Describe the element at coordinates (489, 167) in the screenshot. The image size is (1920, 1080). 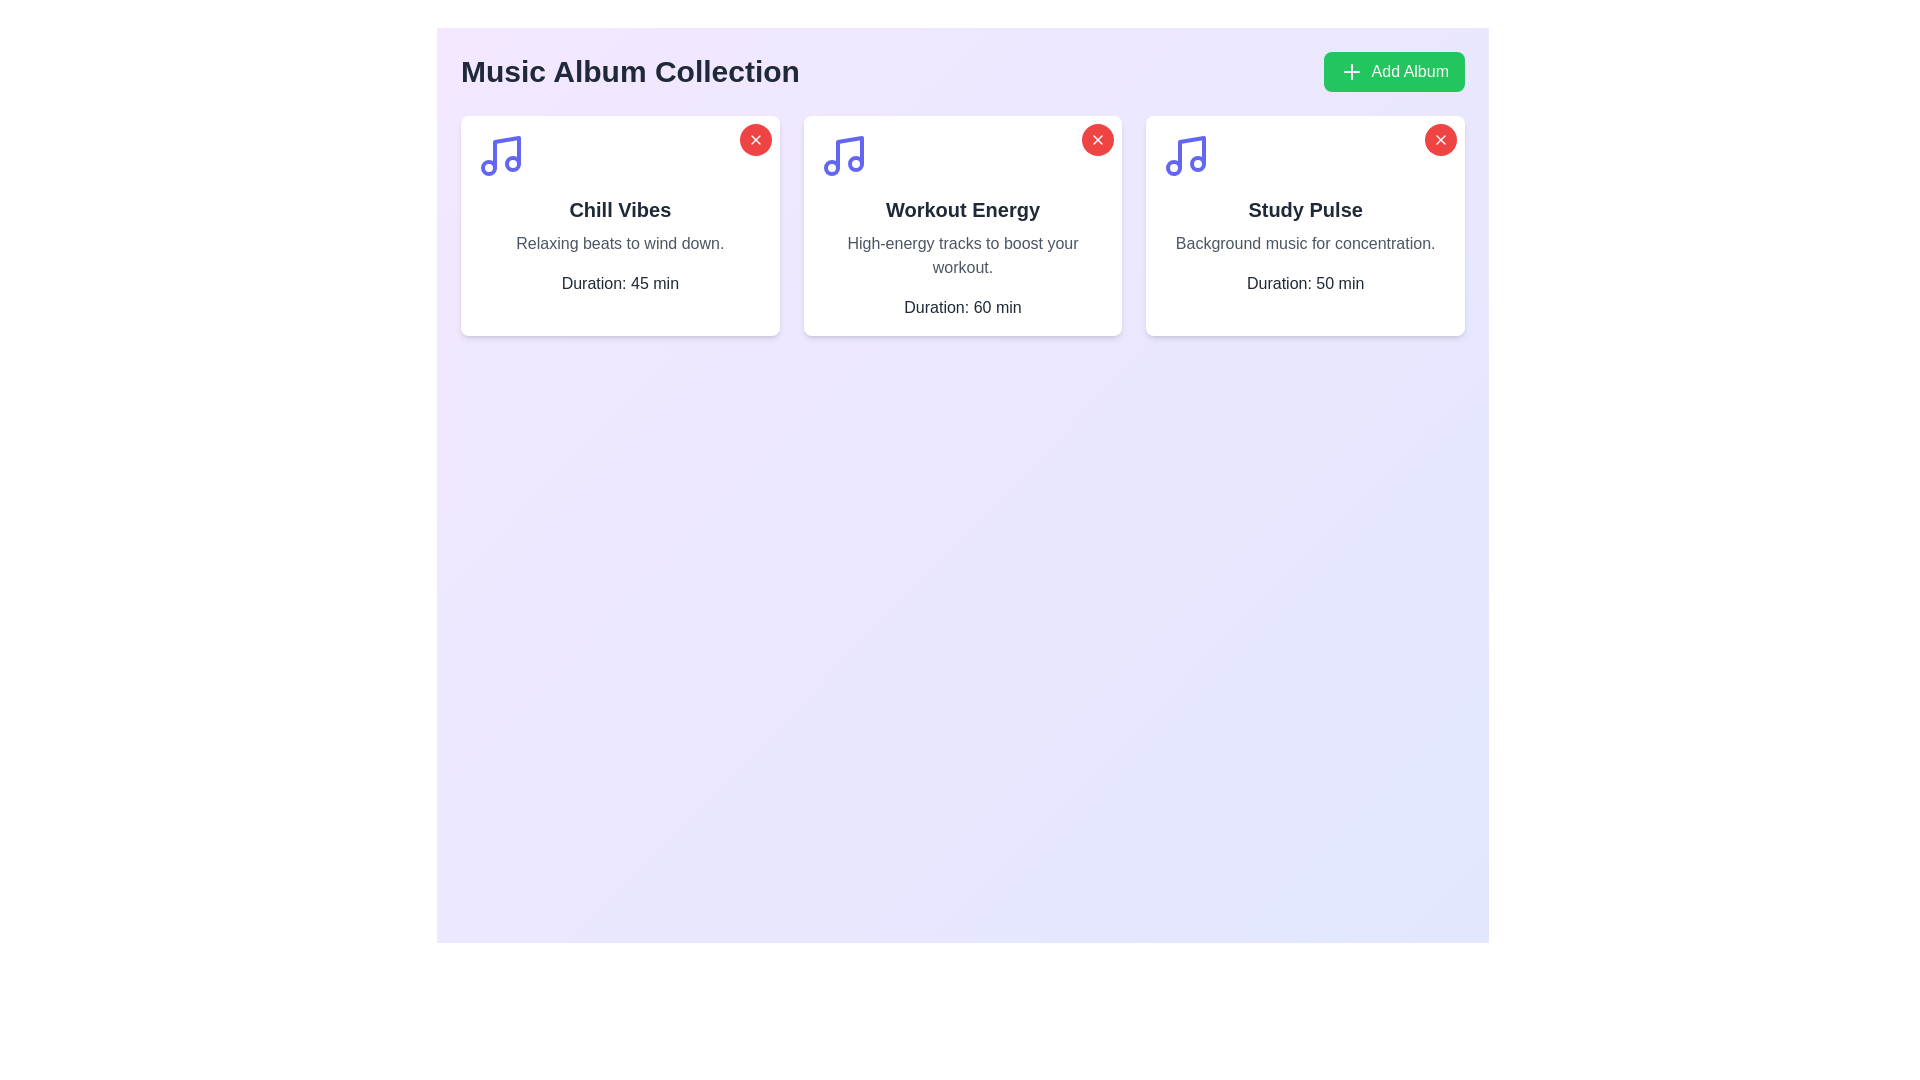
I see `bottom-left circular part of the 'Chill Vibes' card SVG icon in the developer tools` at that location.